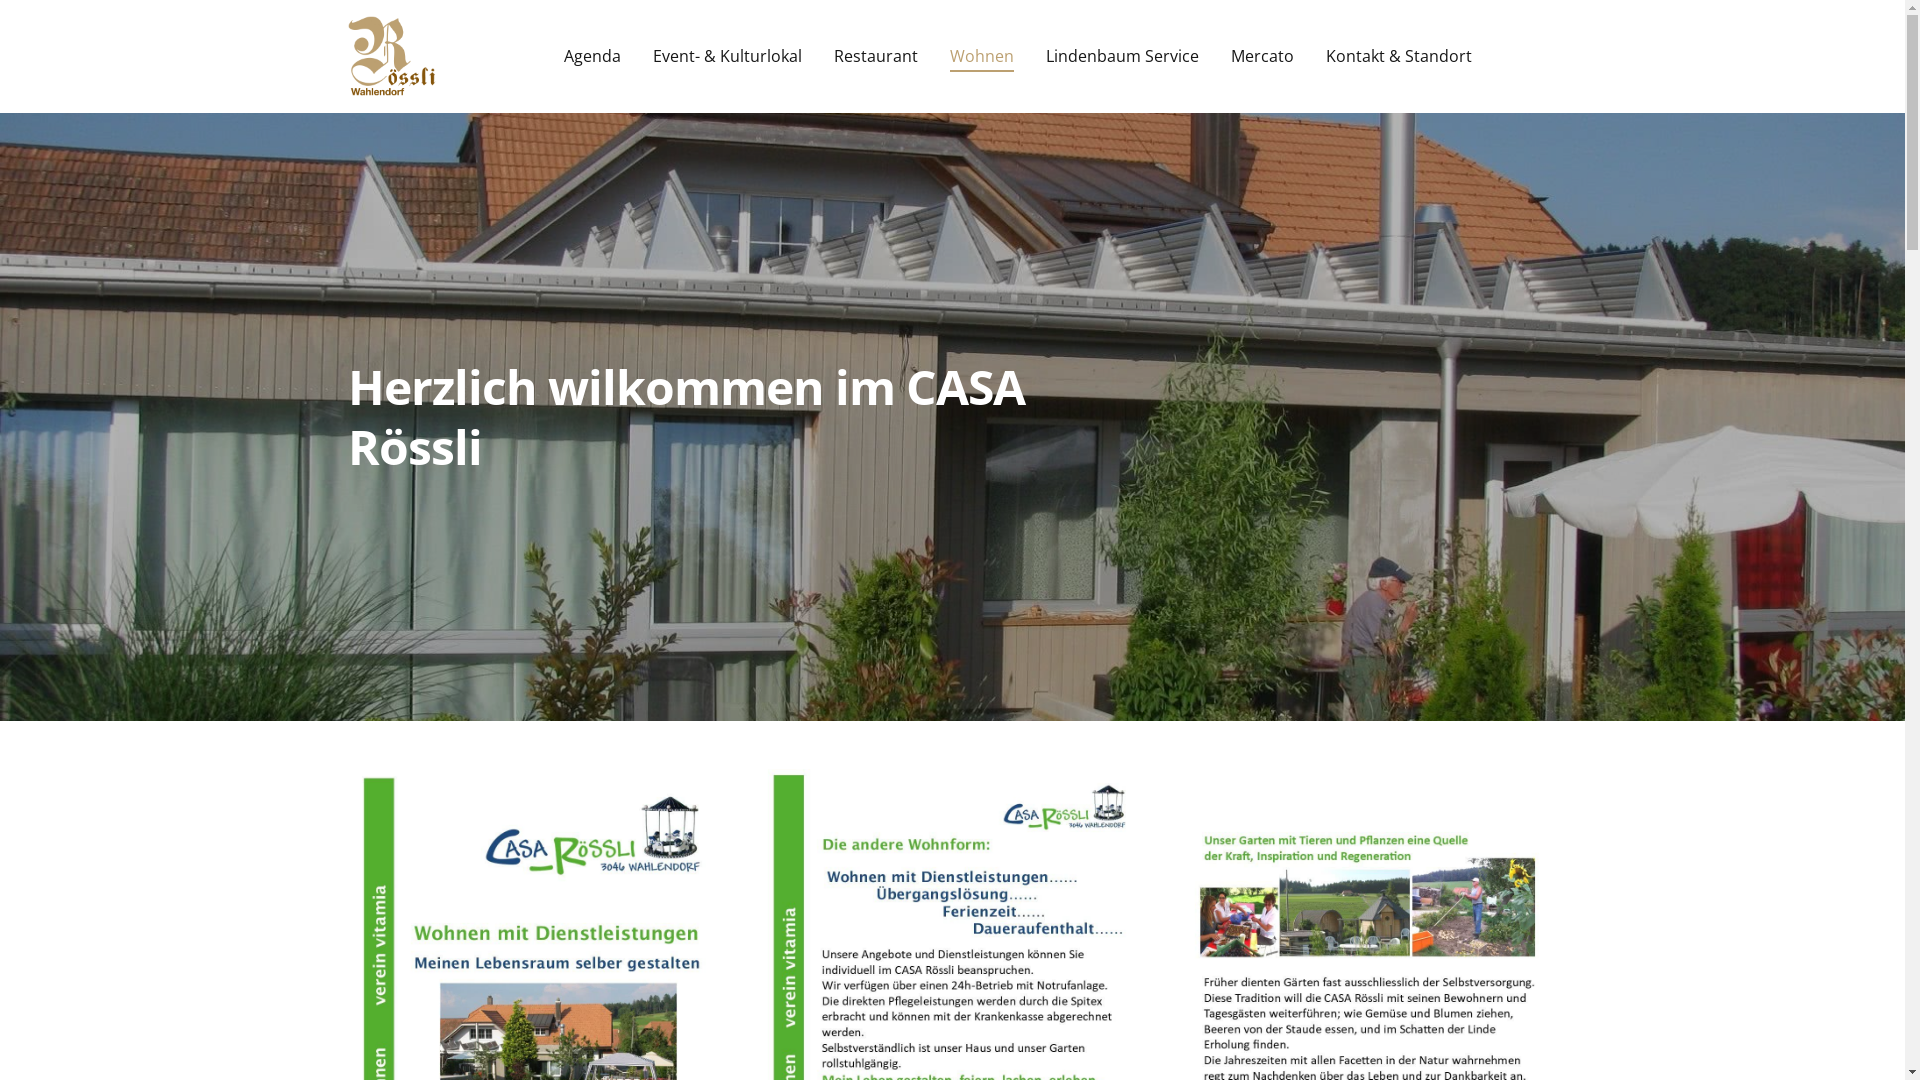  Describe the element at coordinates (591, 55) in the screenshot. I see `'Agenda'` at that location.